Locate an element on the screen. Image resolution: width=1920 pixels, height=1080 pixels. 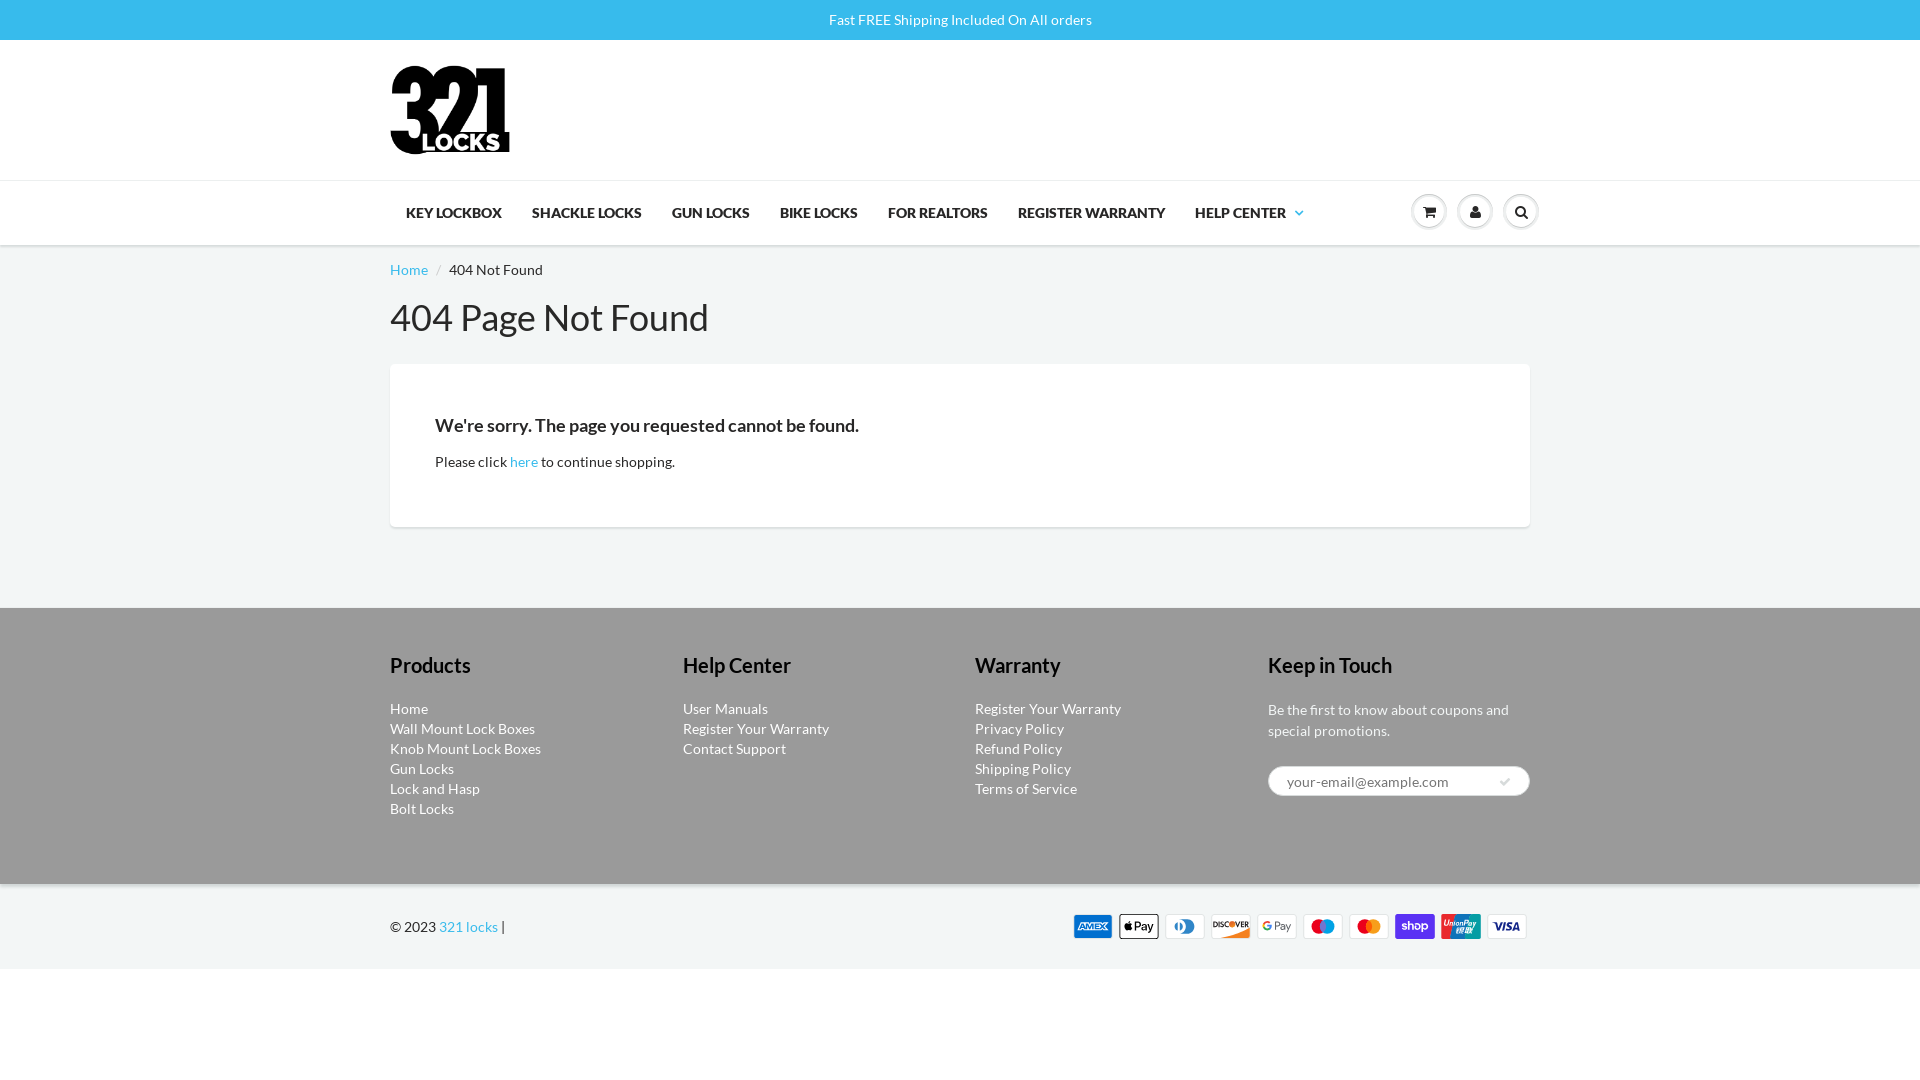
'Privacy Policy' is located at coordinates (1019, 728).